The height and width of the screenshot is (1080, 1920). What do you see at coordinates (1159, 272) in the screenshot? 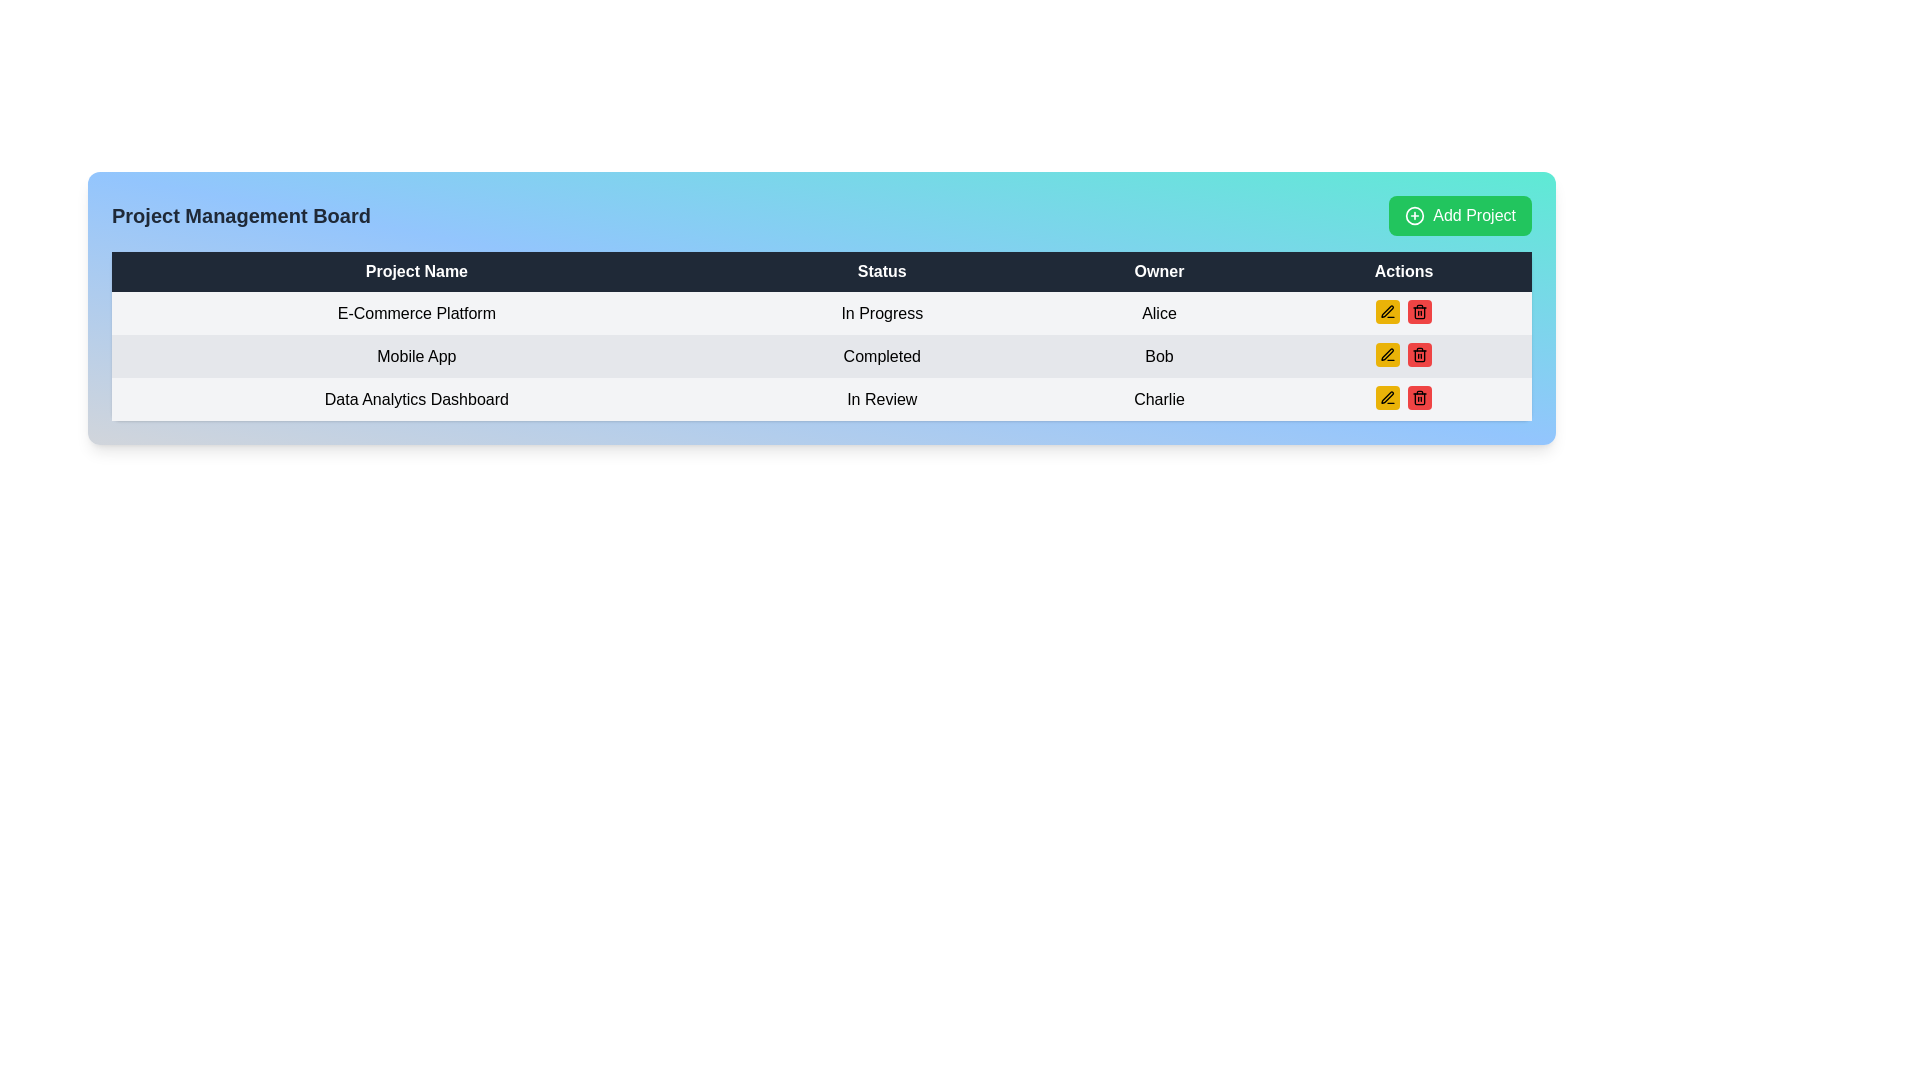
I see `the 'Owner' text label, which is the third column header in a table layout, located between 'Status' and 'Actions'` at bounding box center [1159, 272].